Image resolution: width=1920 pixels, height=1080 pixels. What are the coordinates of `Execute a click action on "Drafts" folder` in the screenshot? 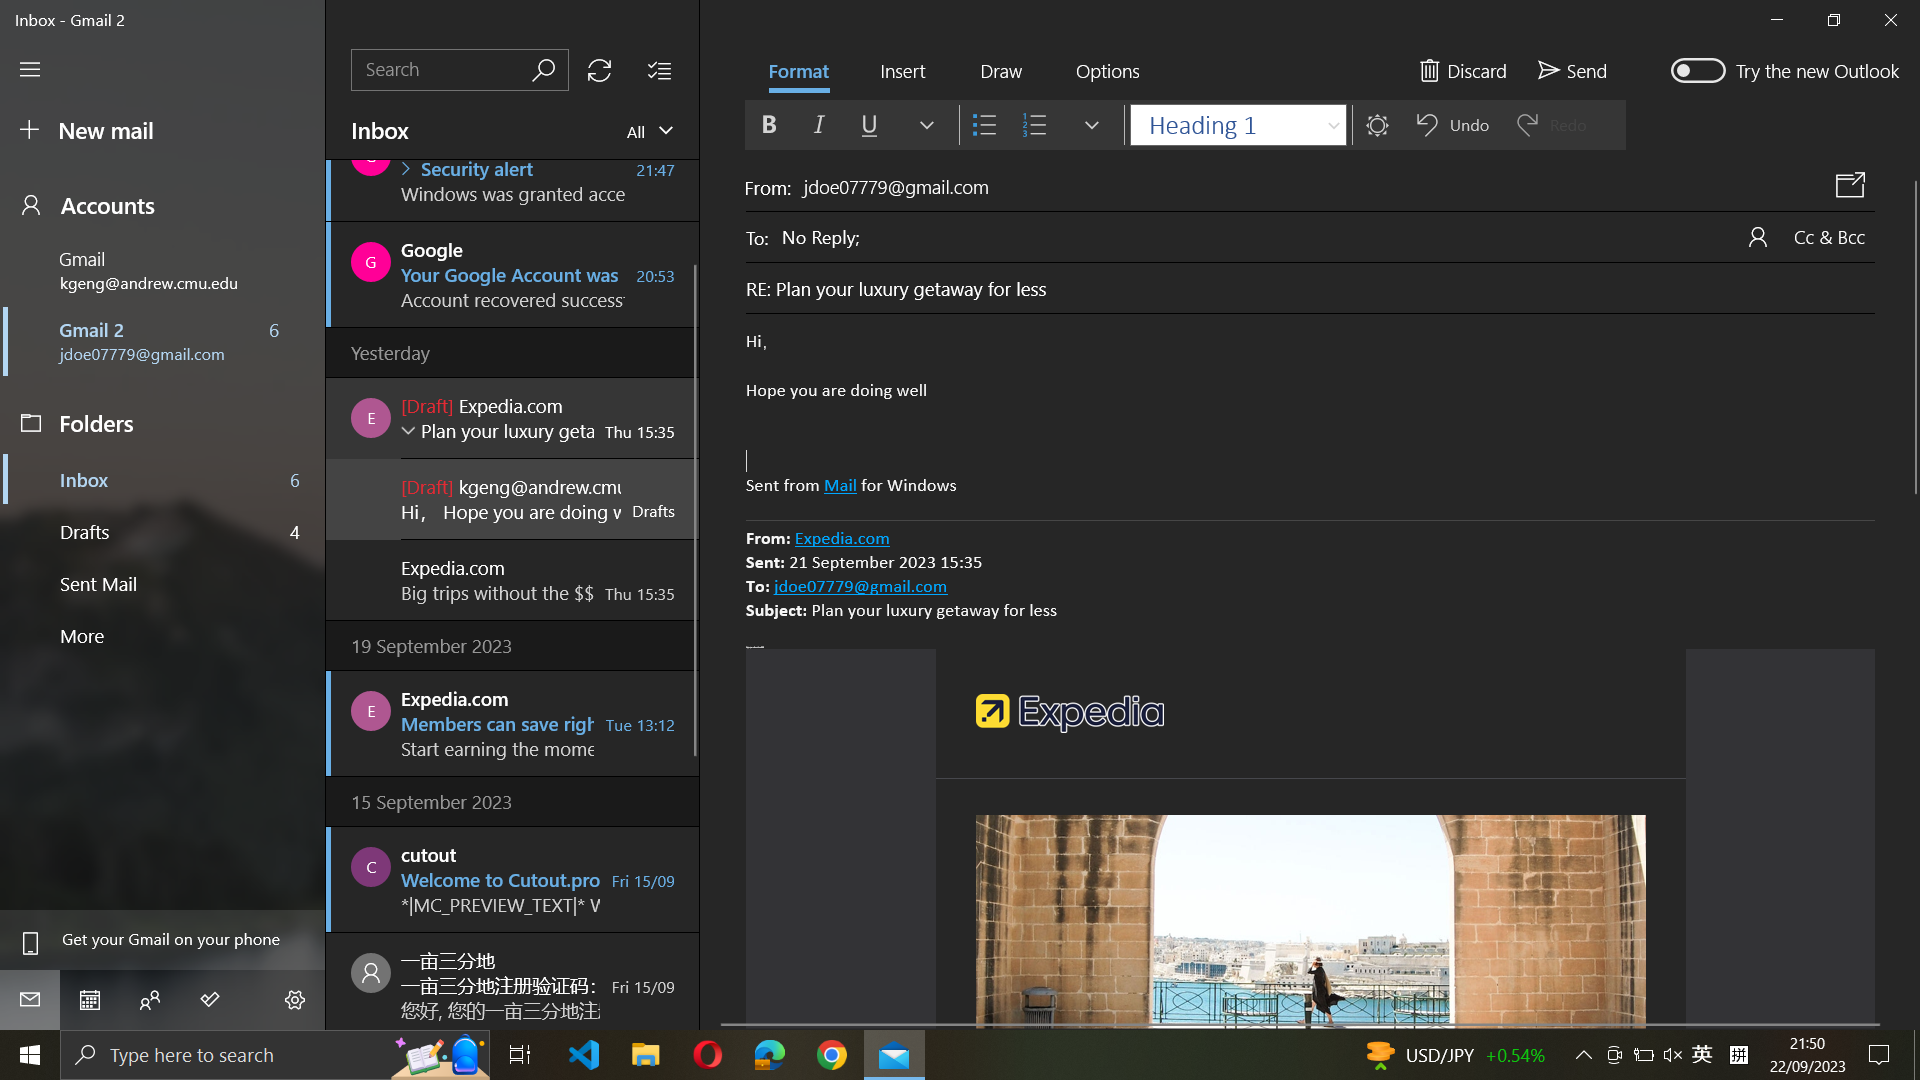 It's located at (164, 529).